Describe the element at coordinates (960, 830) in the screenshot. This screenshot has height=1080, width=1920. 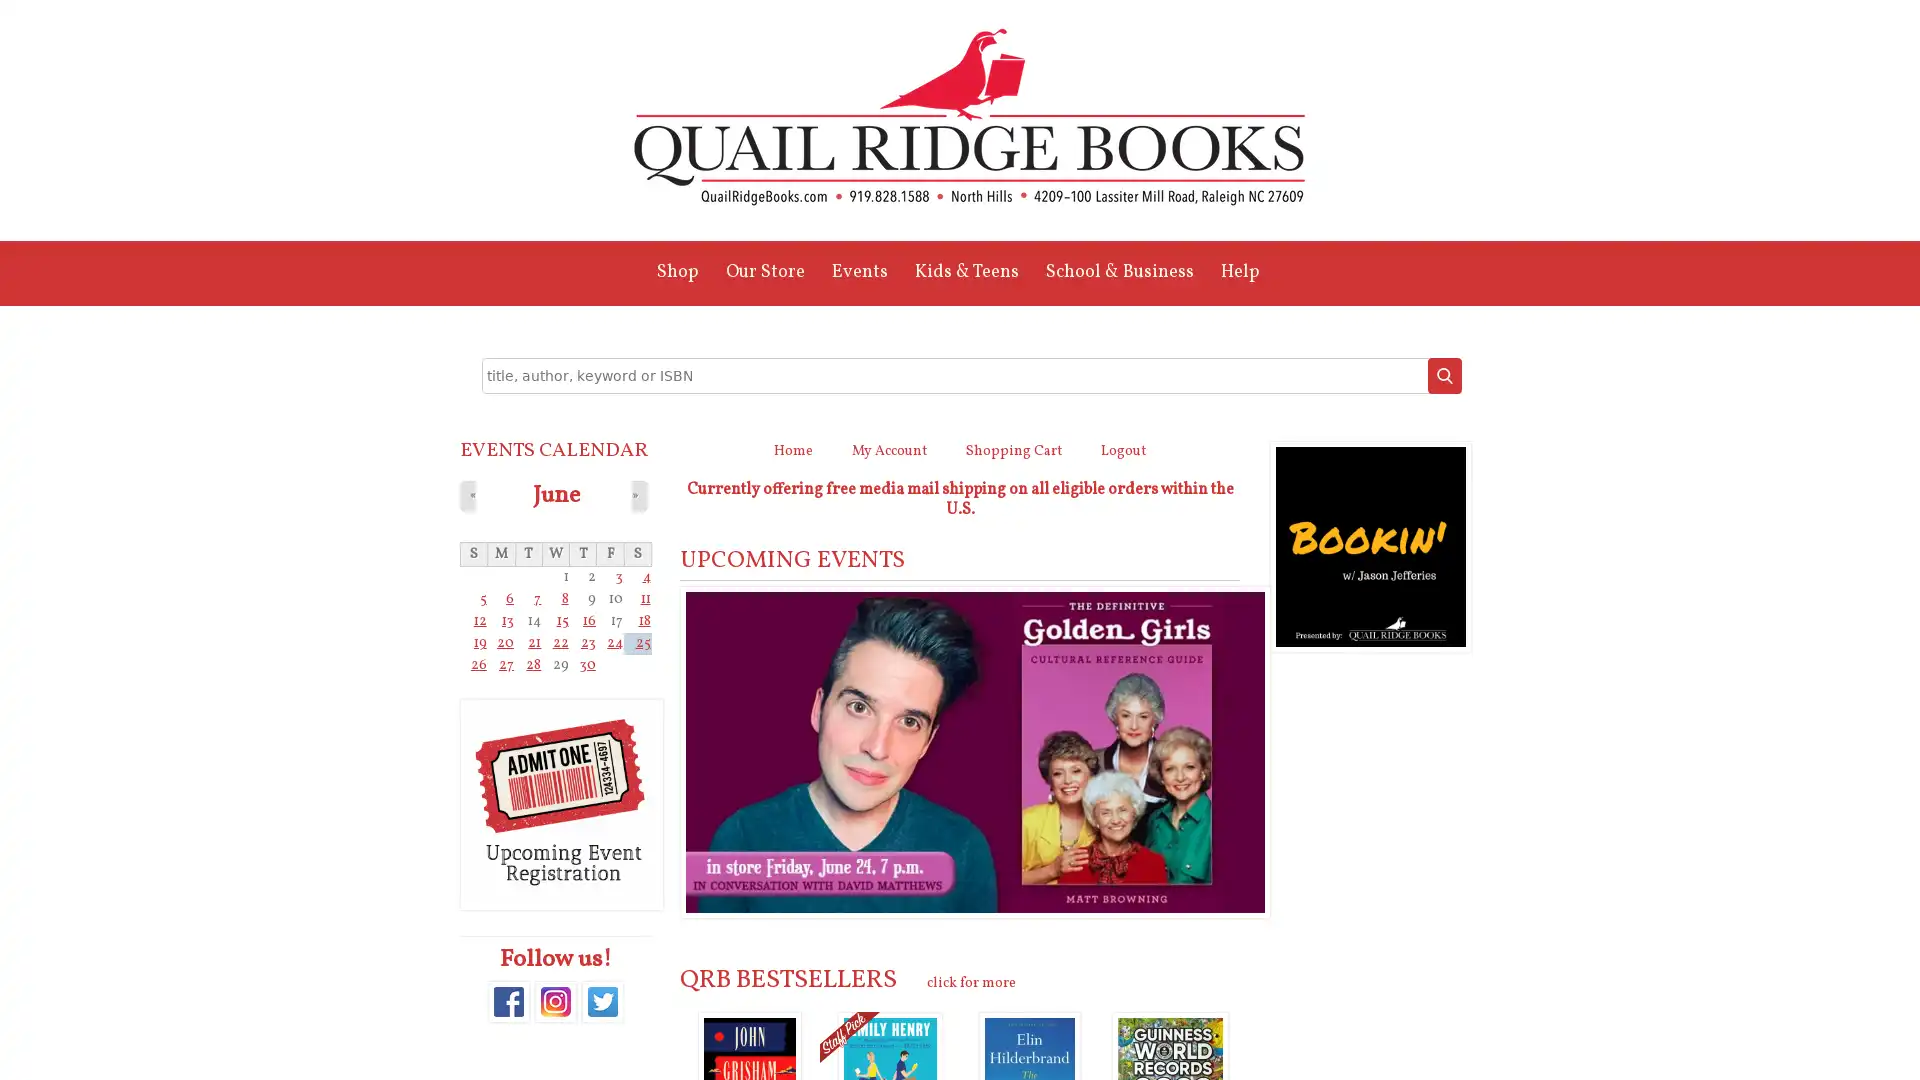
I see `SIGN ME UP!` at that location.